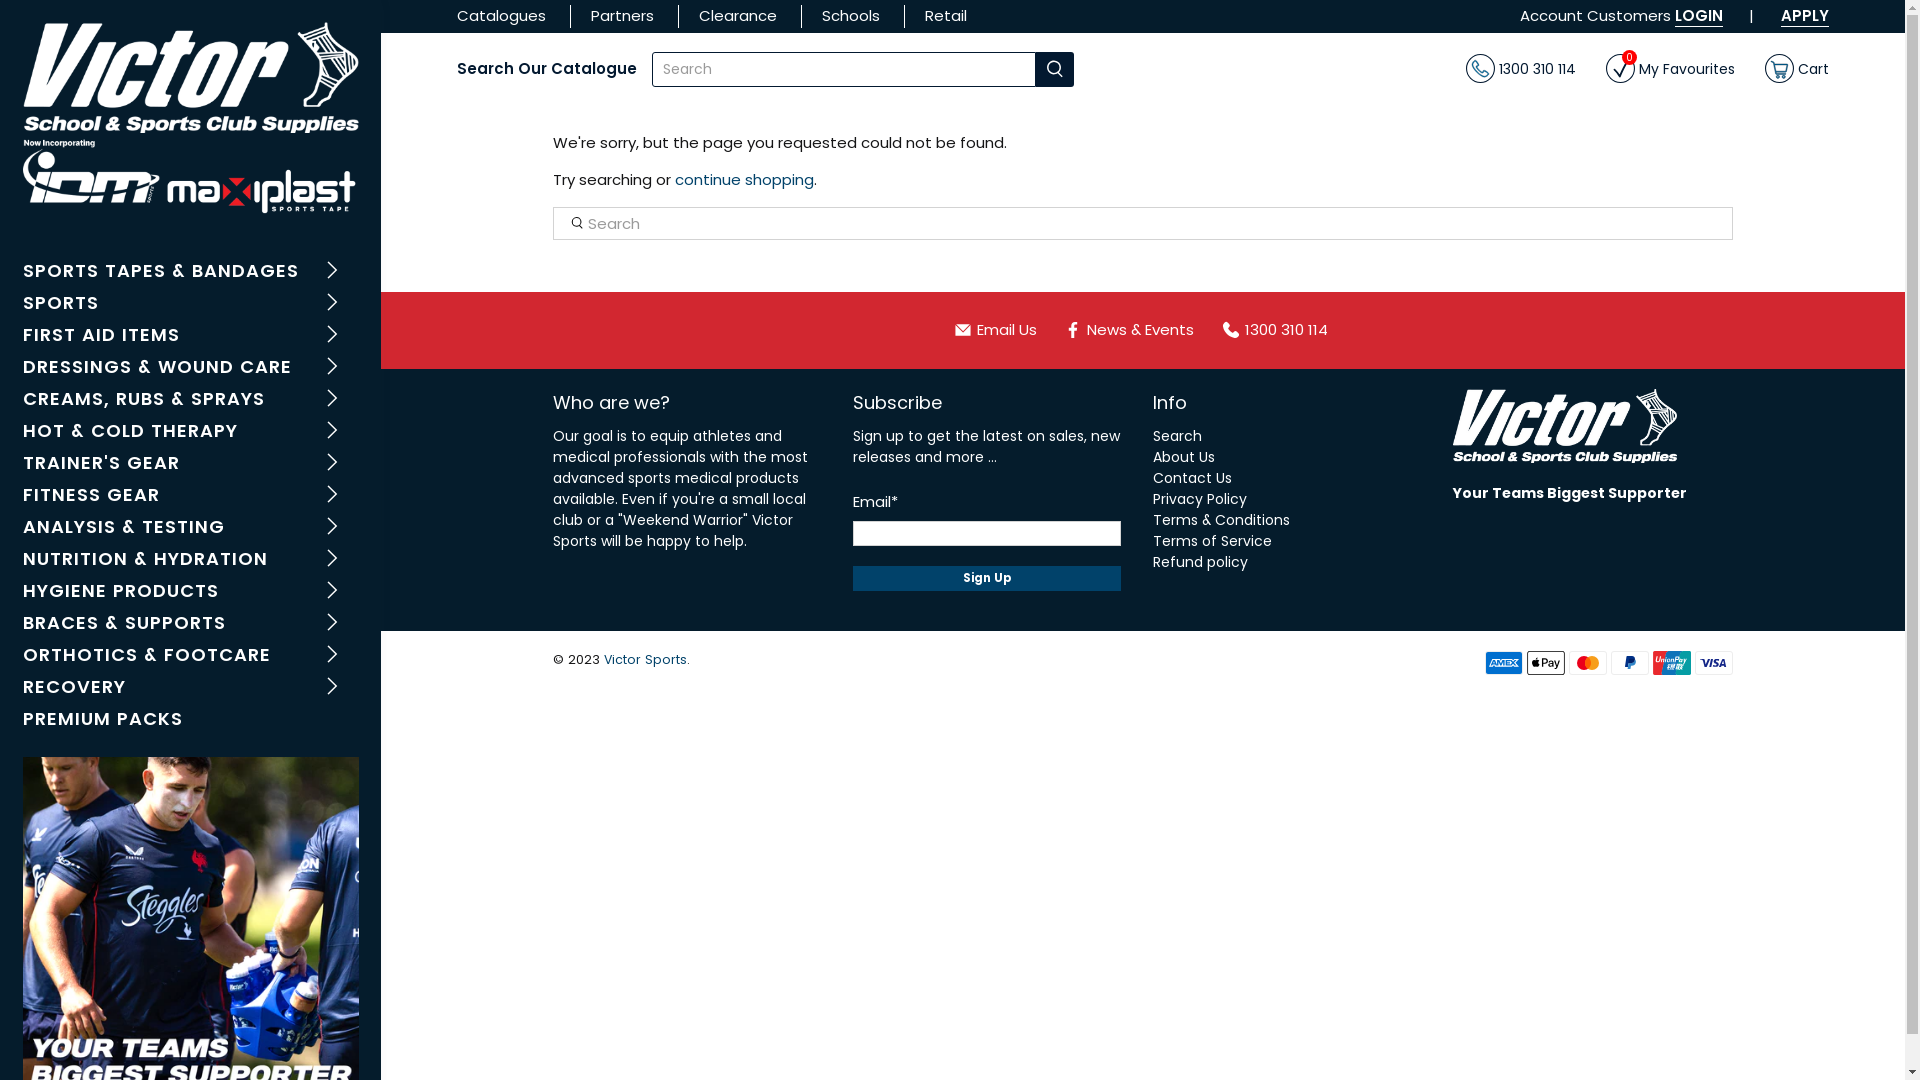 This screenshot has width=1920, height=1080. What do you see at coordinates (850, 15) in the screenshot?
I see `'Schools'` at bounding box center [850, 15].